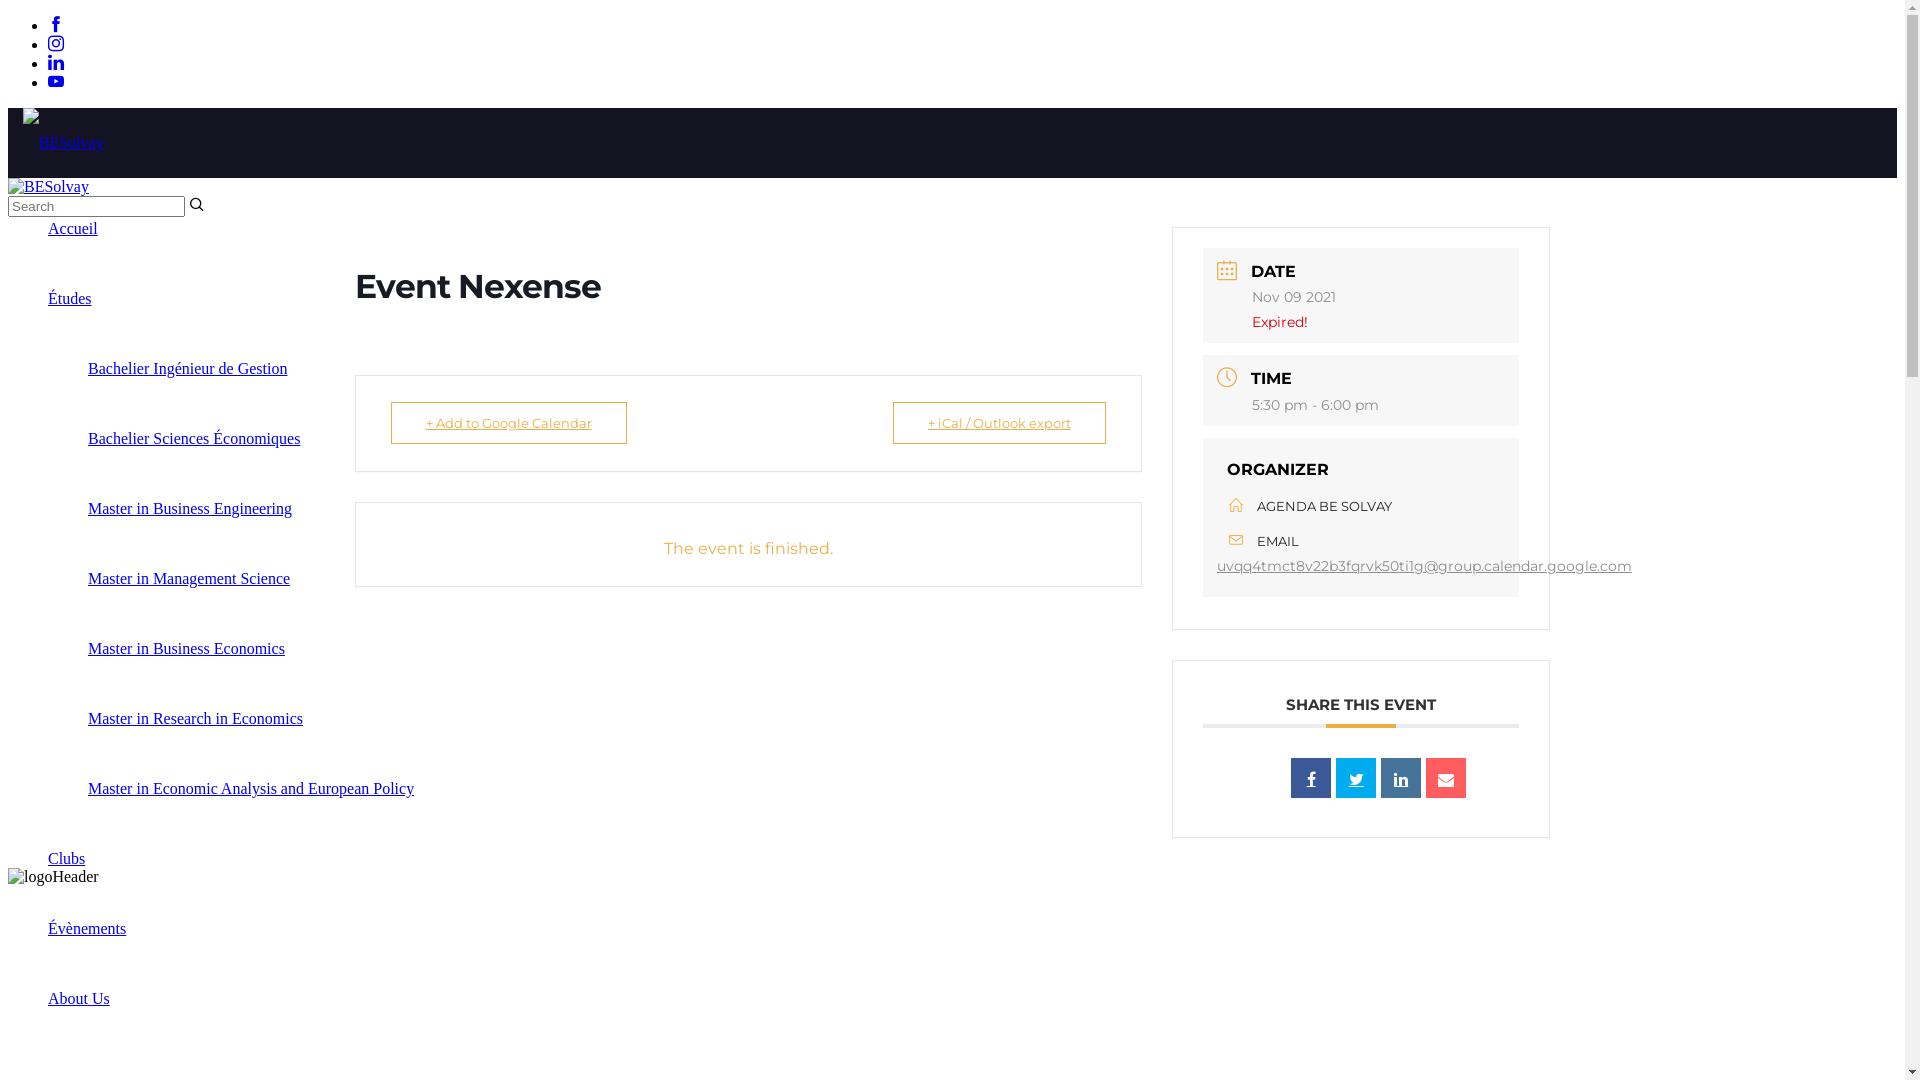 Image resolution: width=1920 pixels, height=1080 pixels. What do you see at coordinates (86, 787) in the screenshot?
I see `'Master in Economic Analysis and European Policy'` at bounding box center [86, 787].